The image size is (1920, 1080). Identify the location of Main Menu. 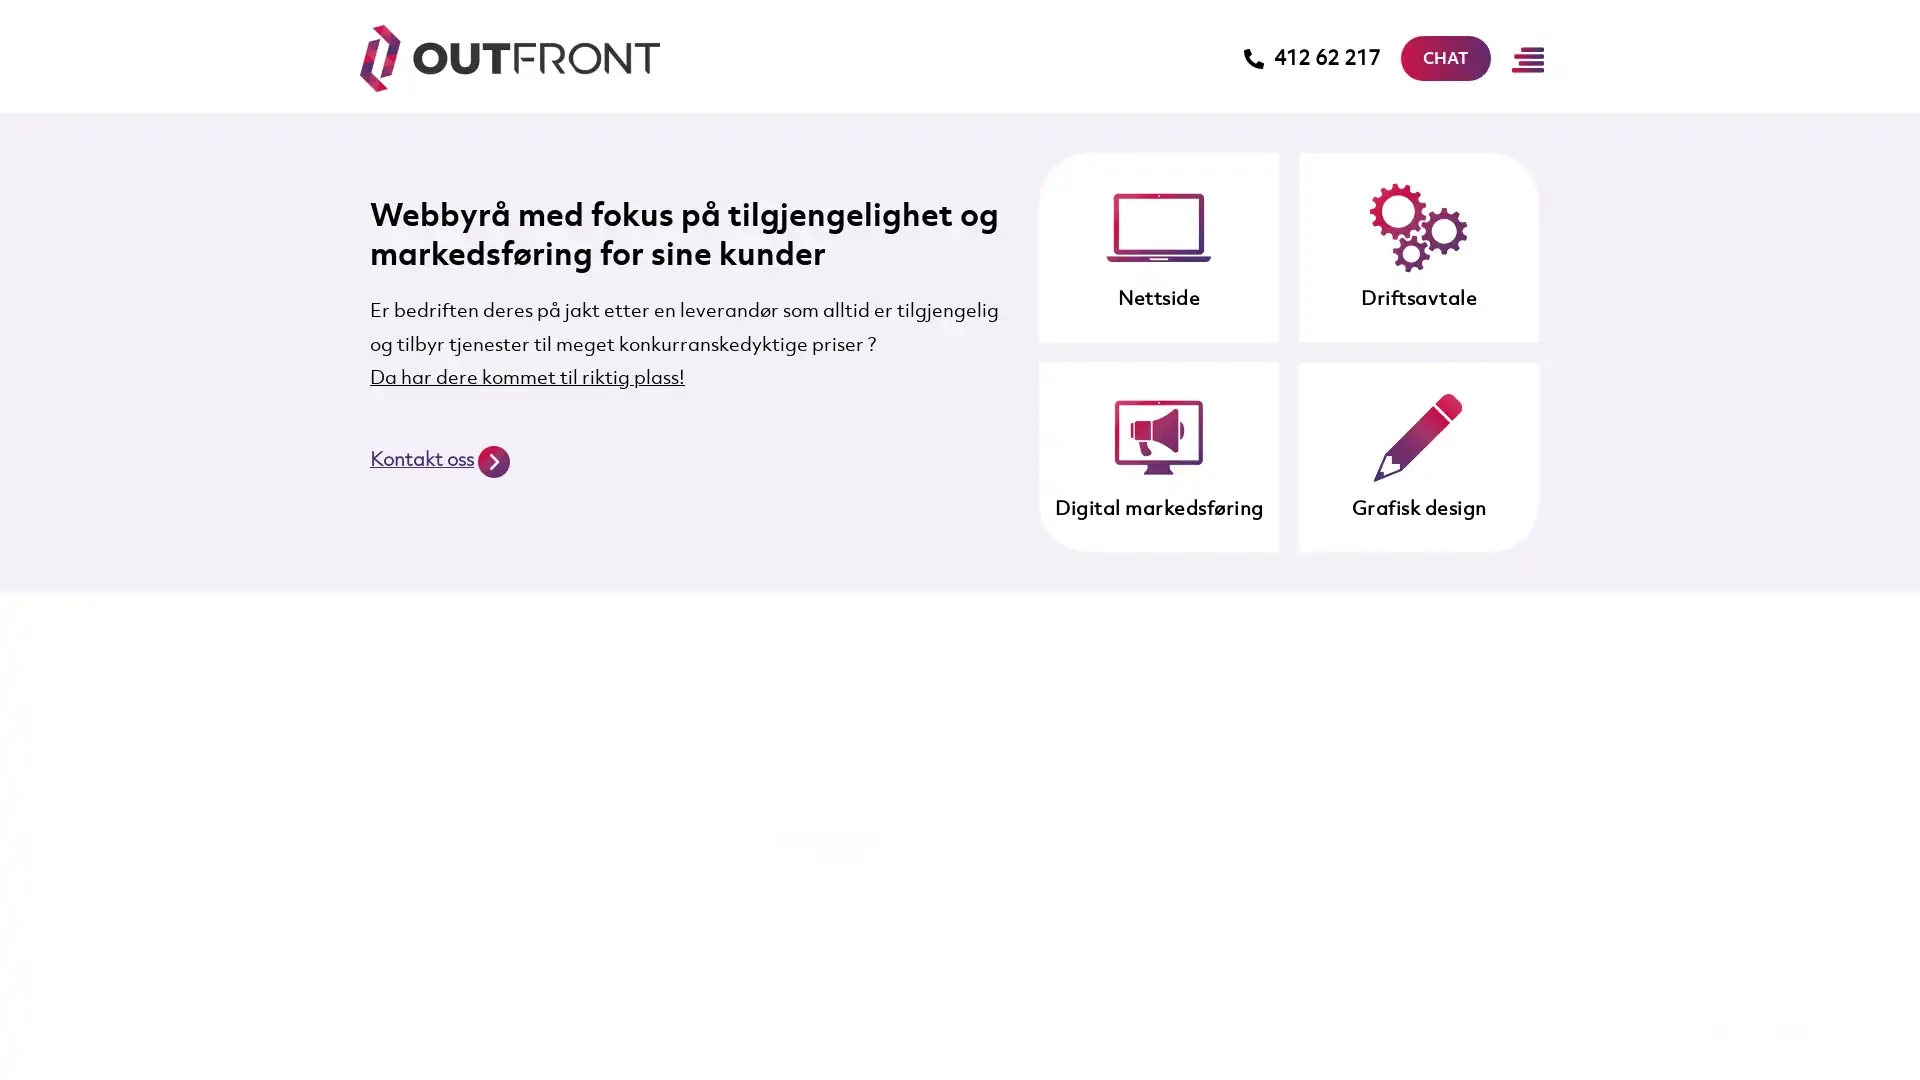
(1534, 66).